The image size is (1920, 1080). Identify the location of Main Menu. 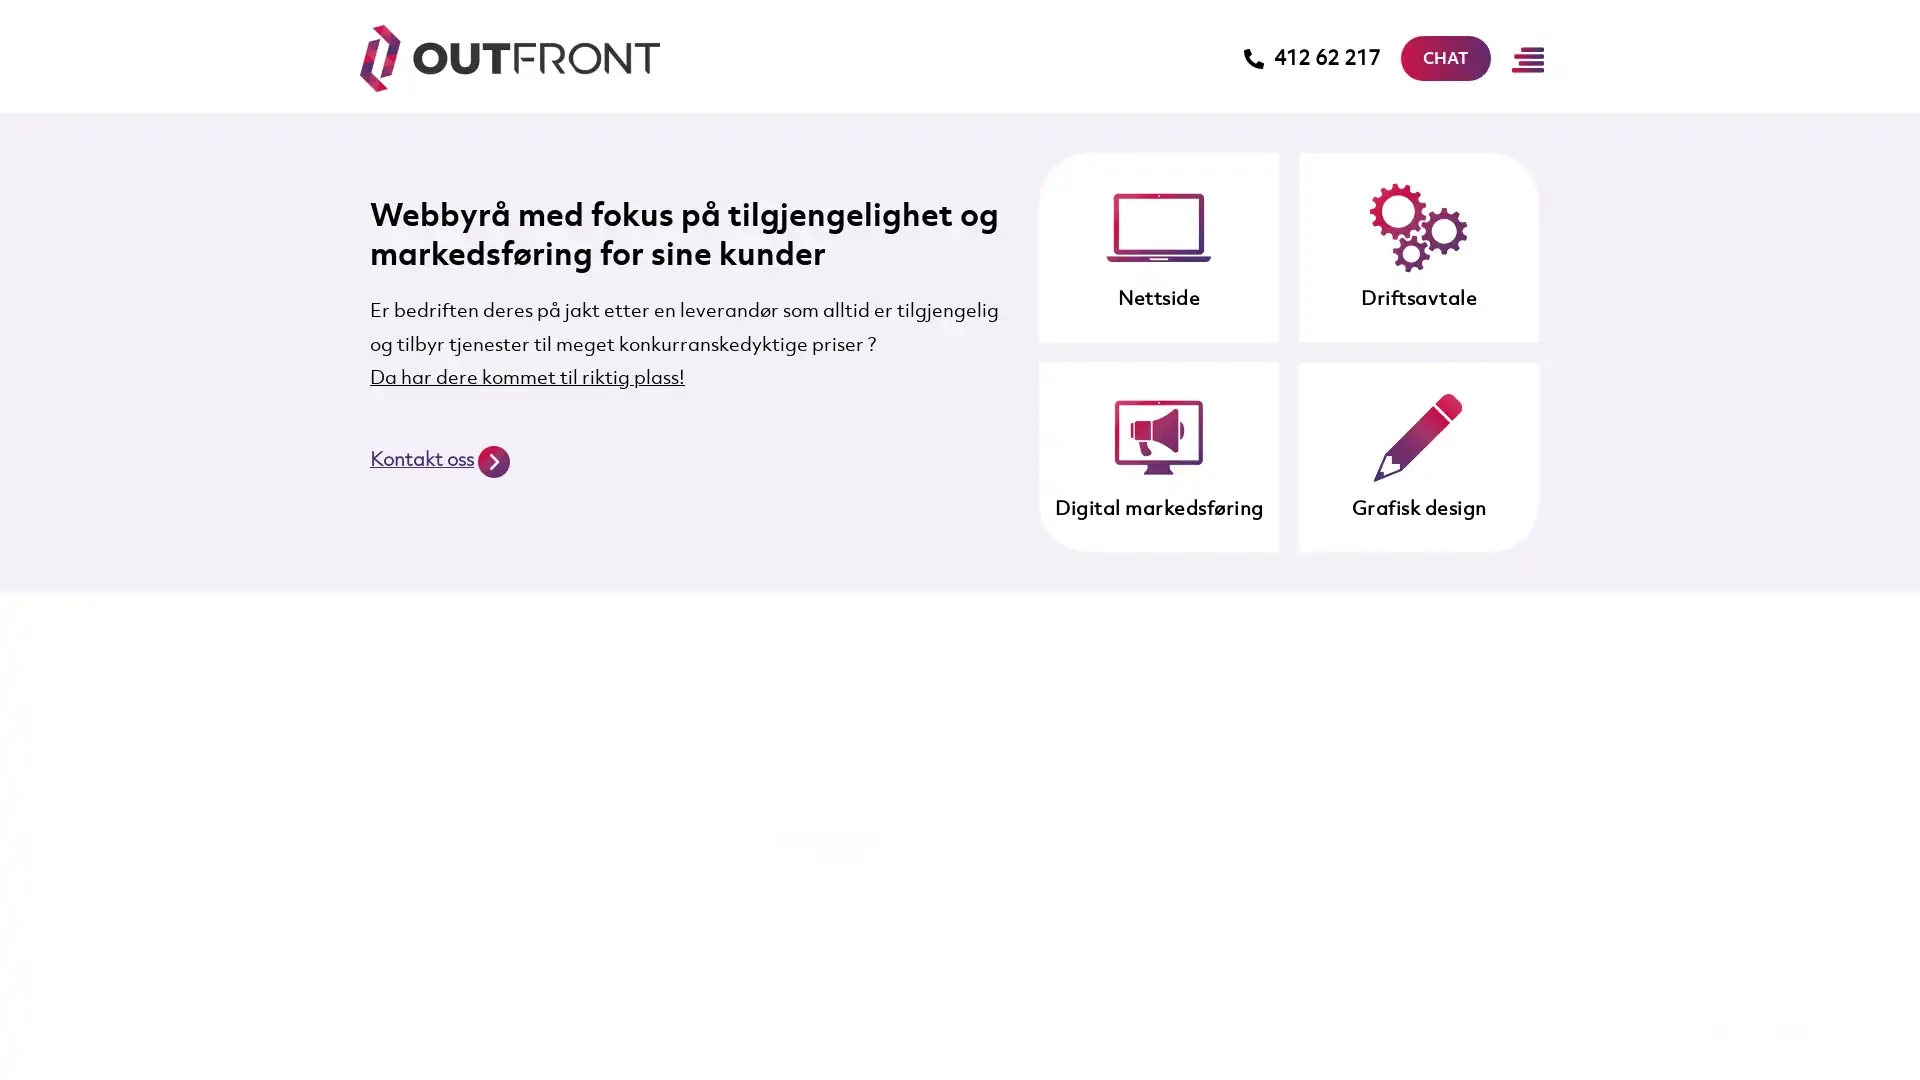
(1534, 66).